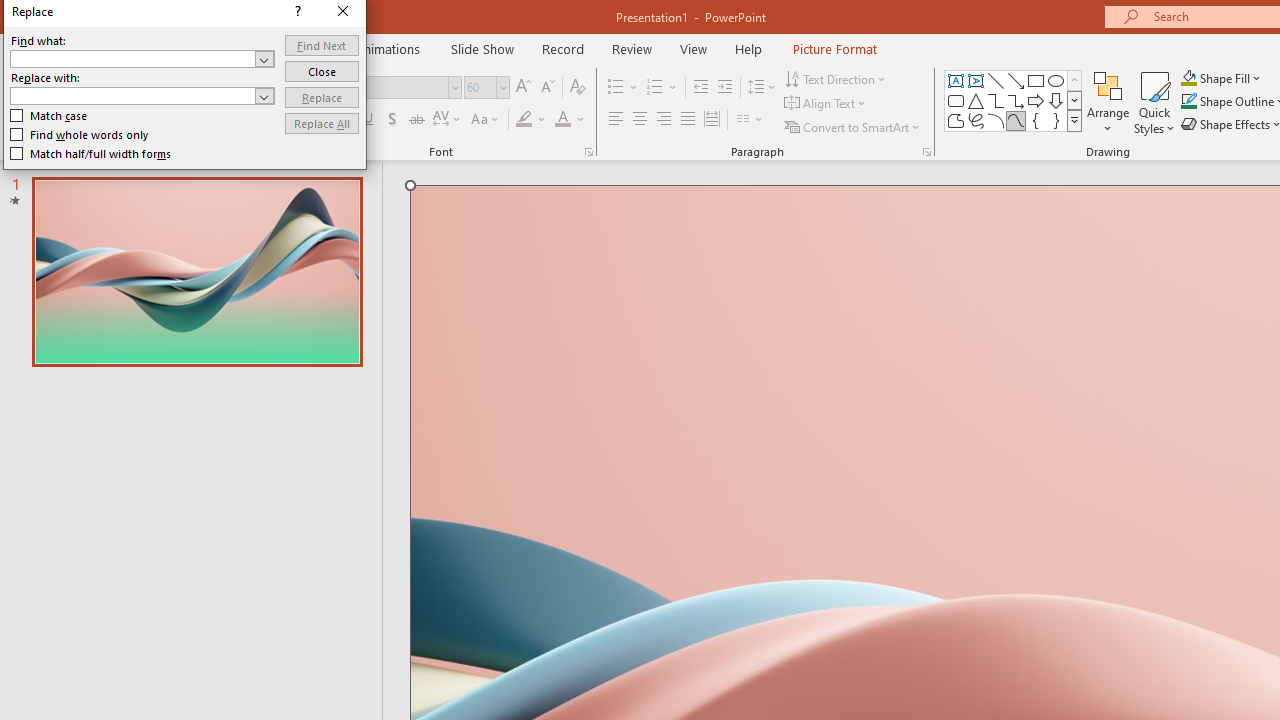 The width and height of the screenshot is (1280, 720). What do you see at coordinates (747, 48) in the screenshot?
I see `'Help'` at bounding box center [747, 48].